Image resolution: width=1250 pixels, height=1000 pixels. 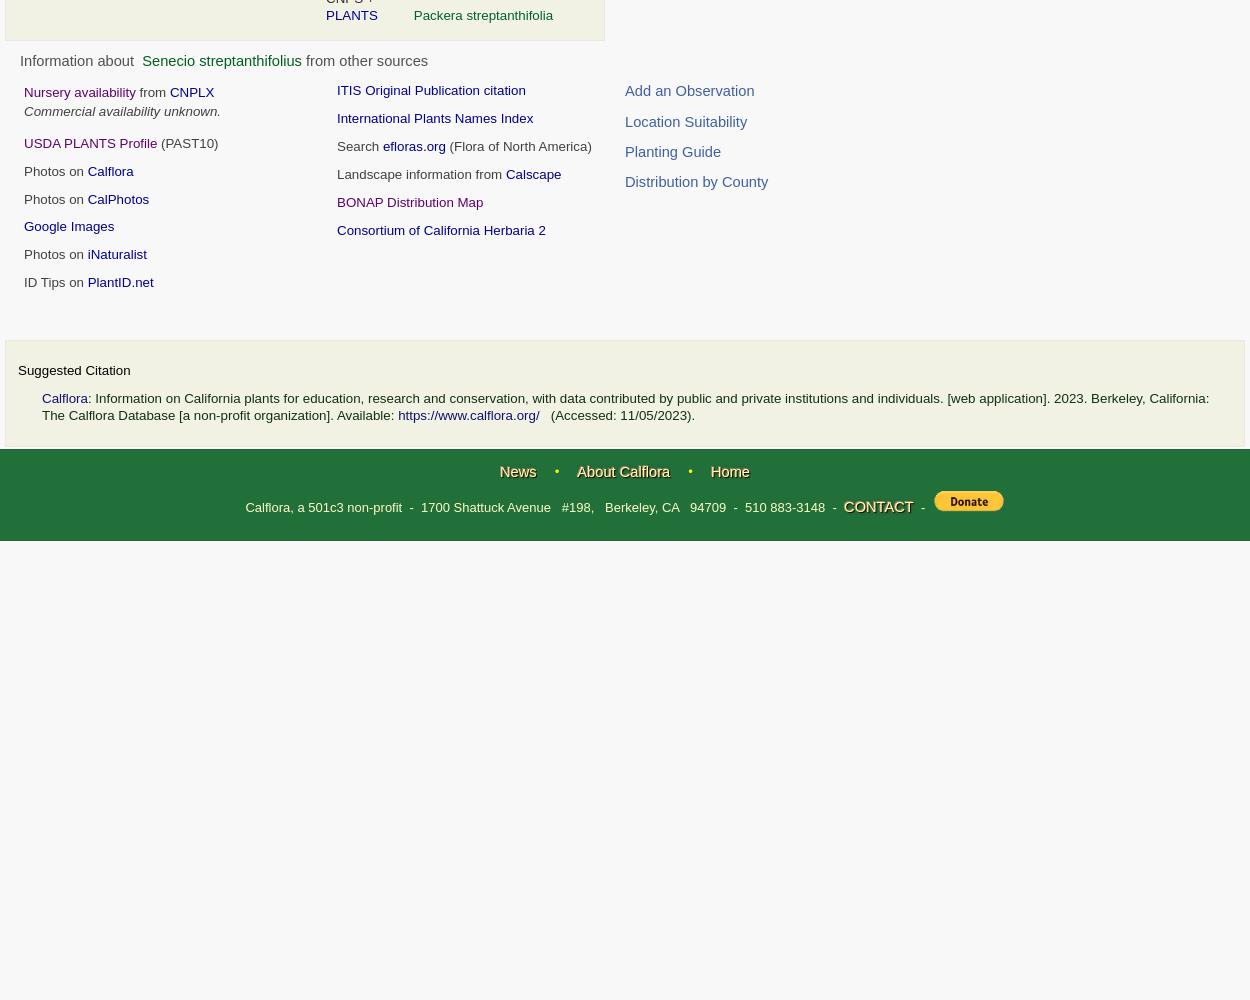 What do you see at coordinates (350, 14) in the screenshot?
I see `'PLANTS'` at bounding box center [350, 14].